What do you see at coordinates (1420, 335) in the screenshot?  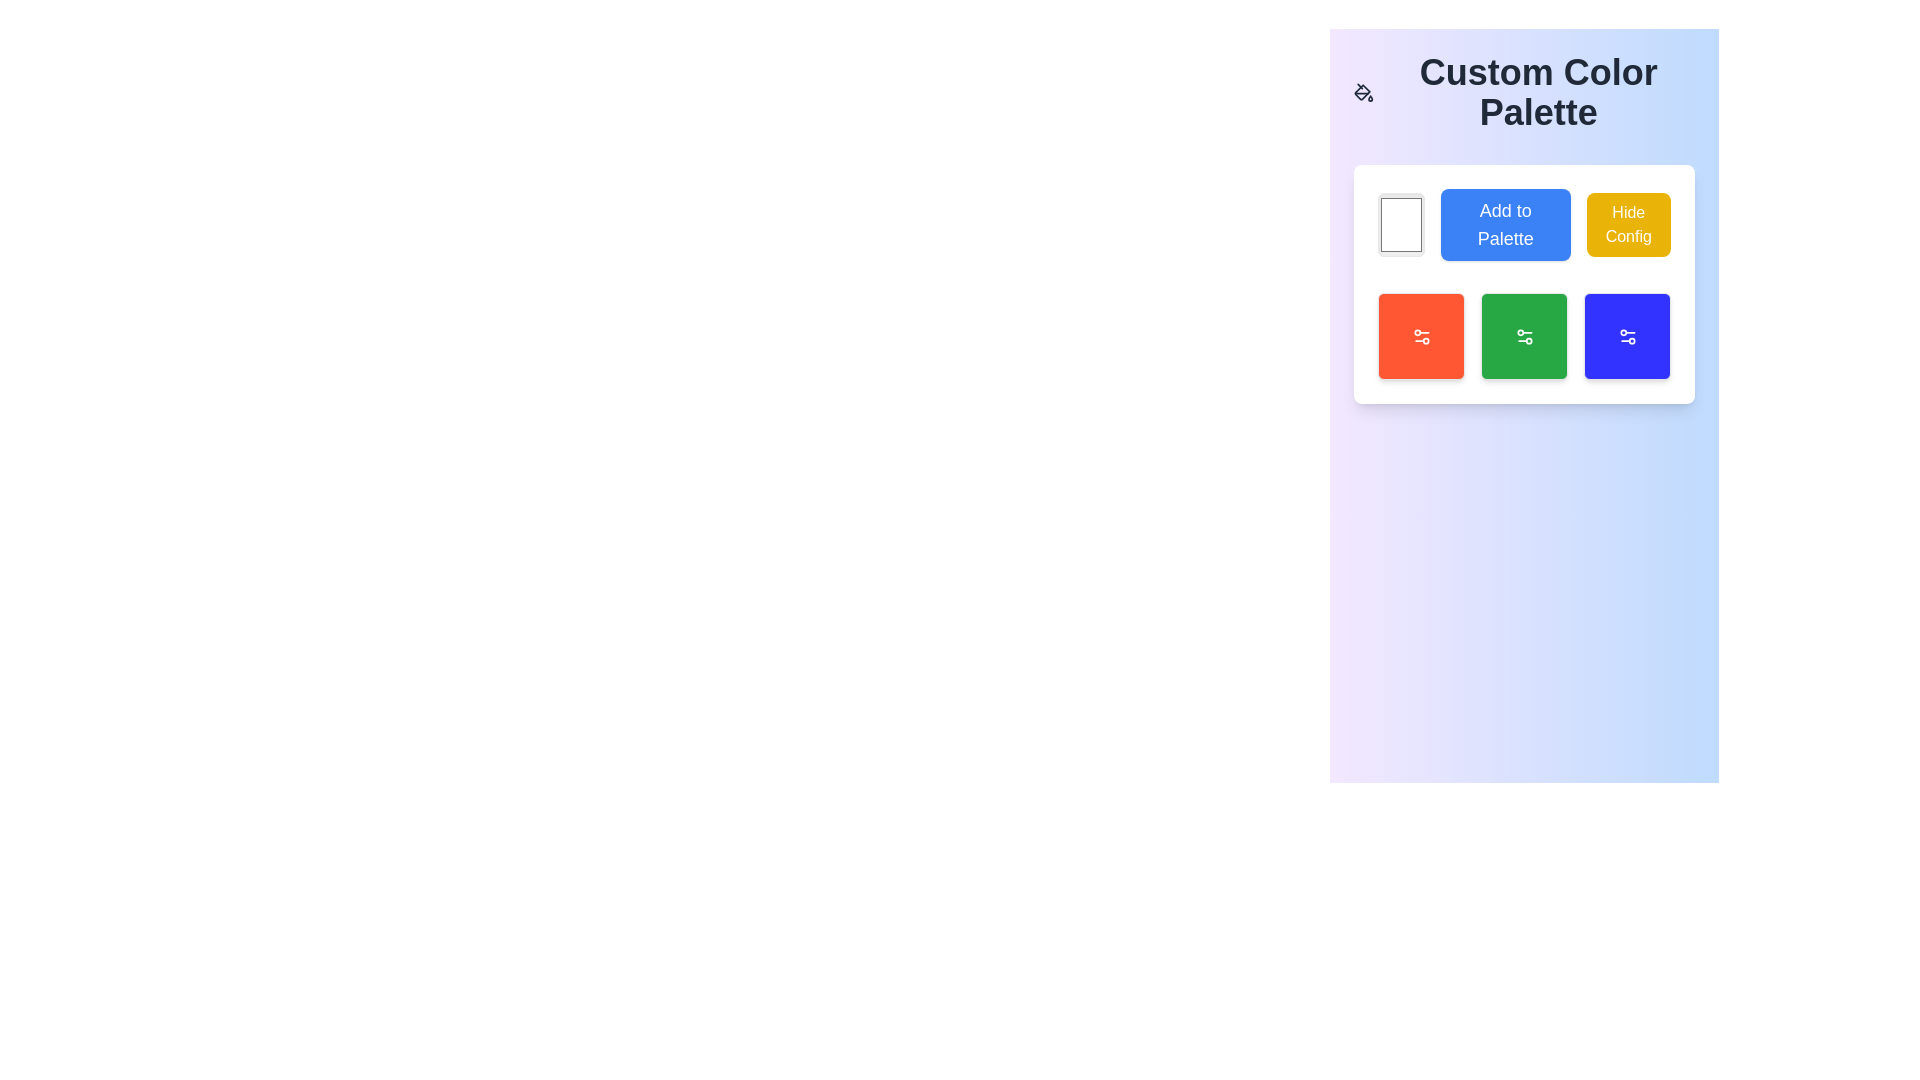 I see `the left-most red button with a white adjustment sliders icon located in the lower portion of a white card element` at bounding box center [1420, 335].